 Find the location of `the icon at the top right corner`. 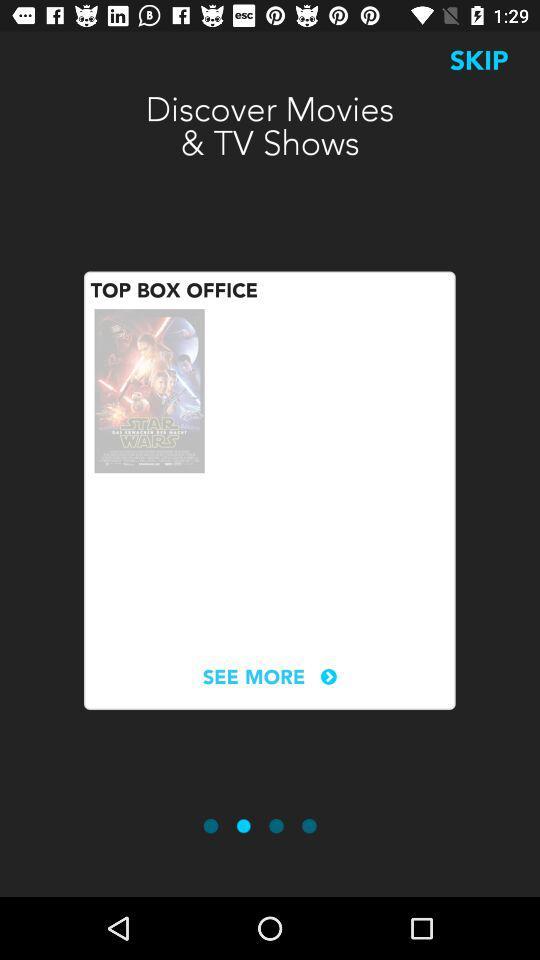

the icon at the top right corner is located at coordinates (478, 59).